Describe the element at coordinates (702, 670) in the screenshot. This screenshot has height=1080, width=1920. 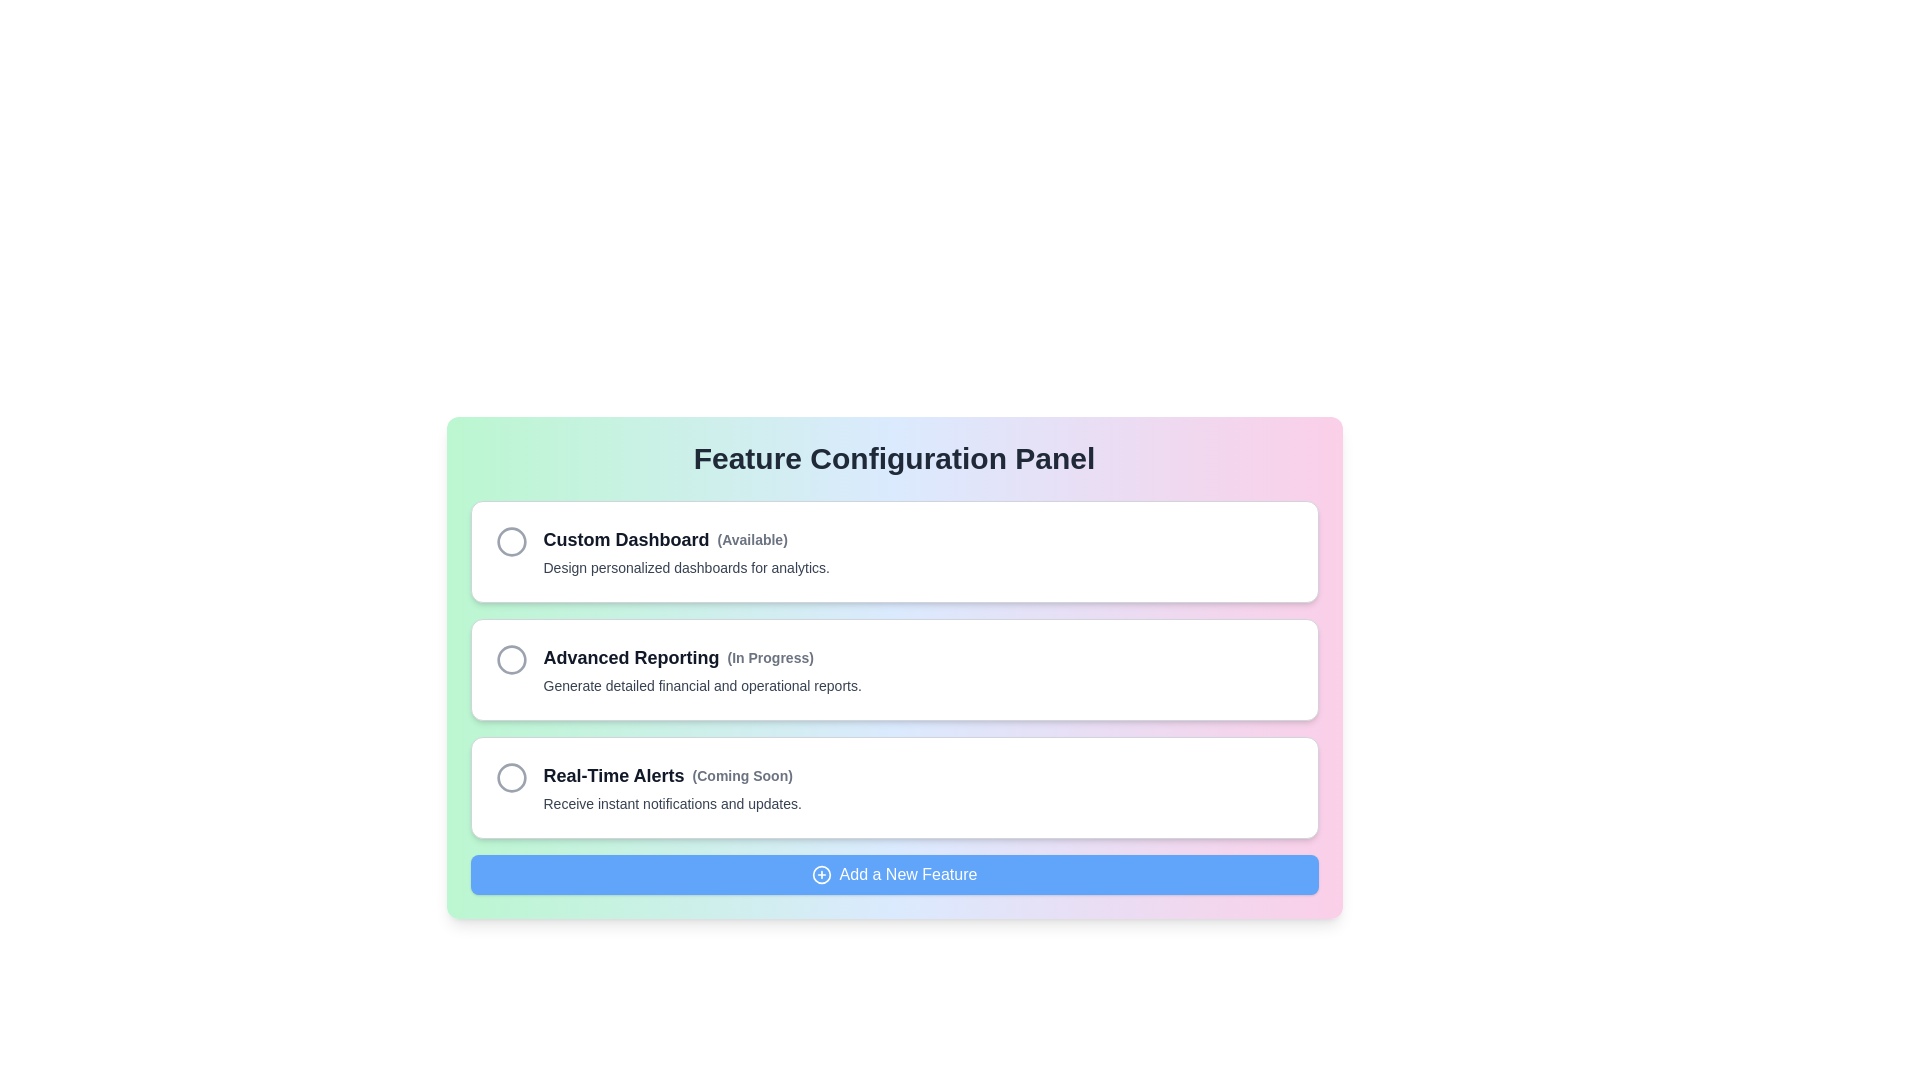
I see `the 'Advanced Reporting' informational card, which features a title in bold black text, a smaller grey text '(In Progress)', and a description below, all centered in a white, rounded-rectangle box` at that location.